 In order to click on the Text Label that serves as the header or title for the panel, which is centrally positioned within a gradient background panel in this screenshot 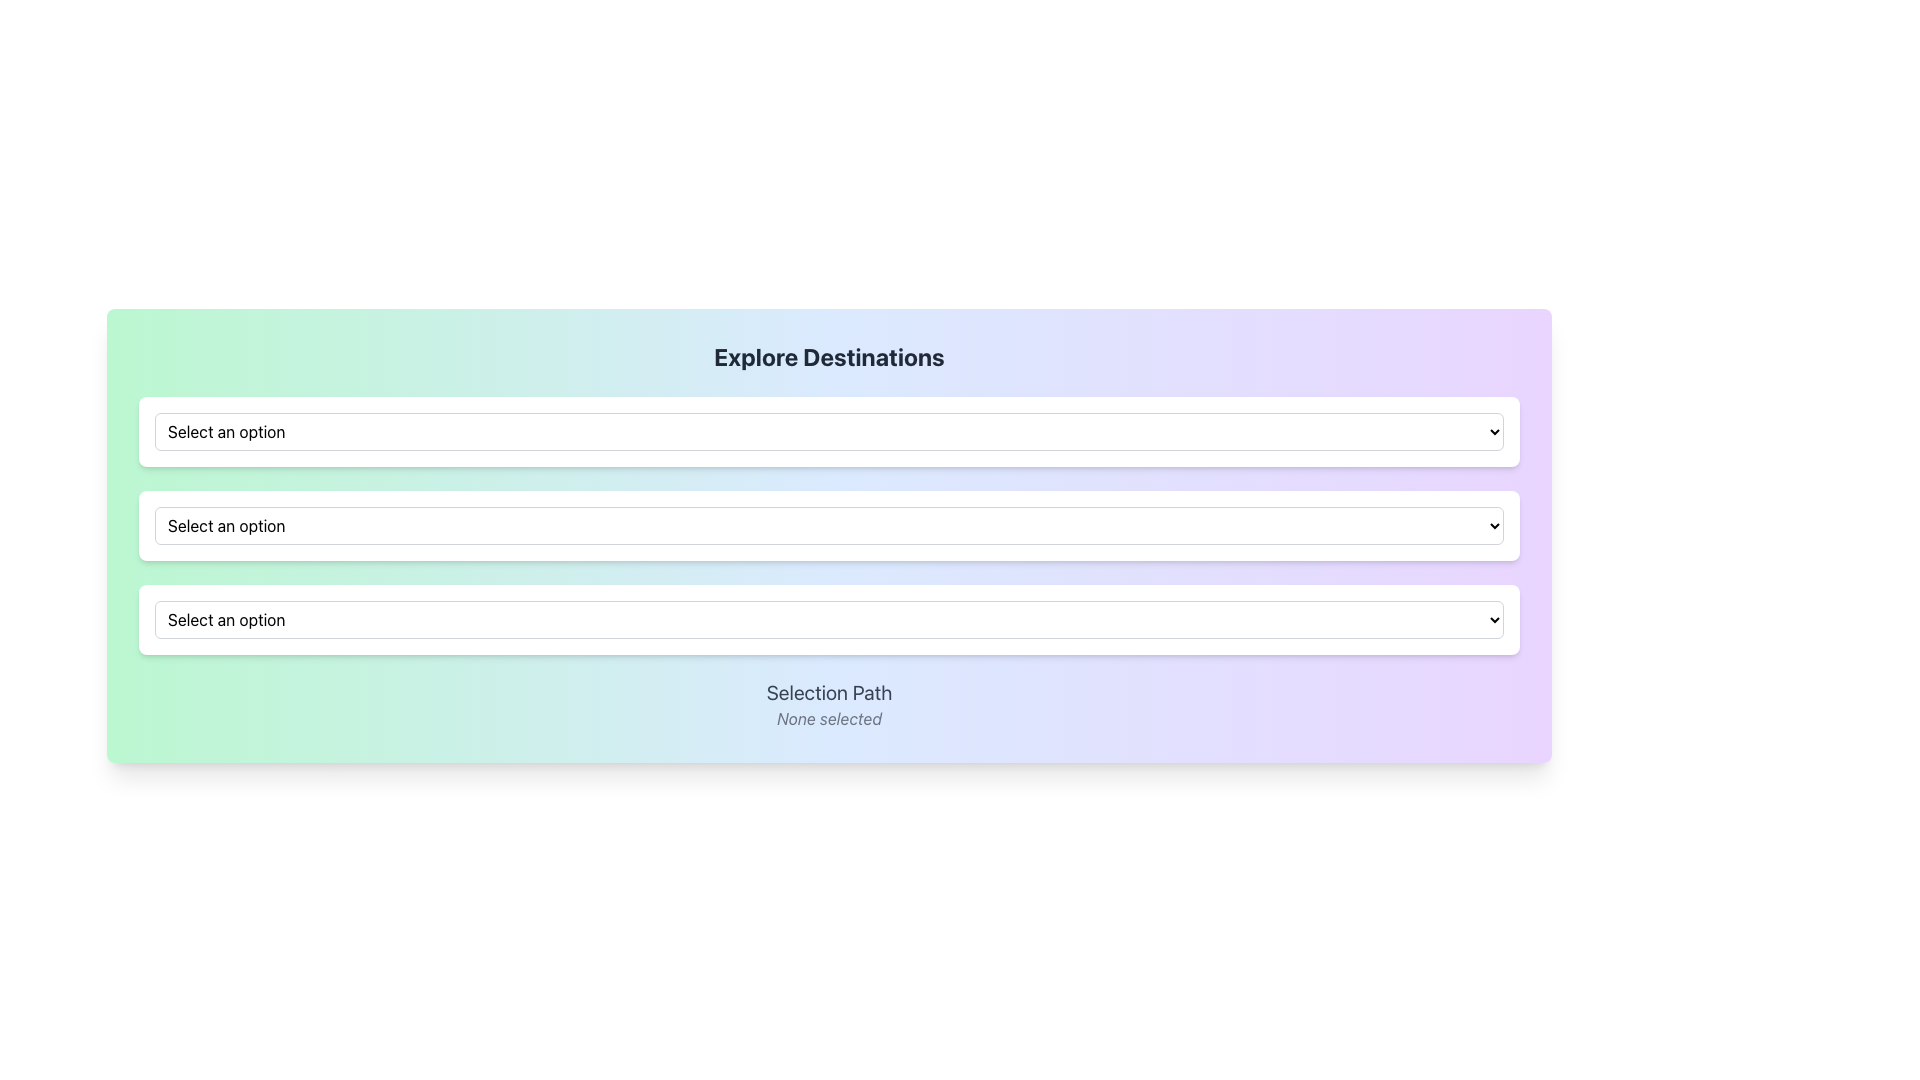, I will do `click(829, 356)`.